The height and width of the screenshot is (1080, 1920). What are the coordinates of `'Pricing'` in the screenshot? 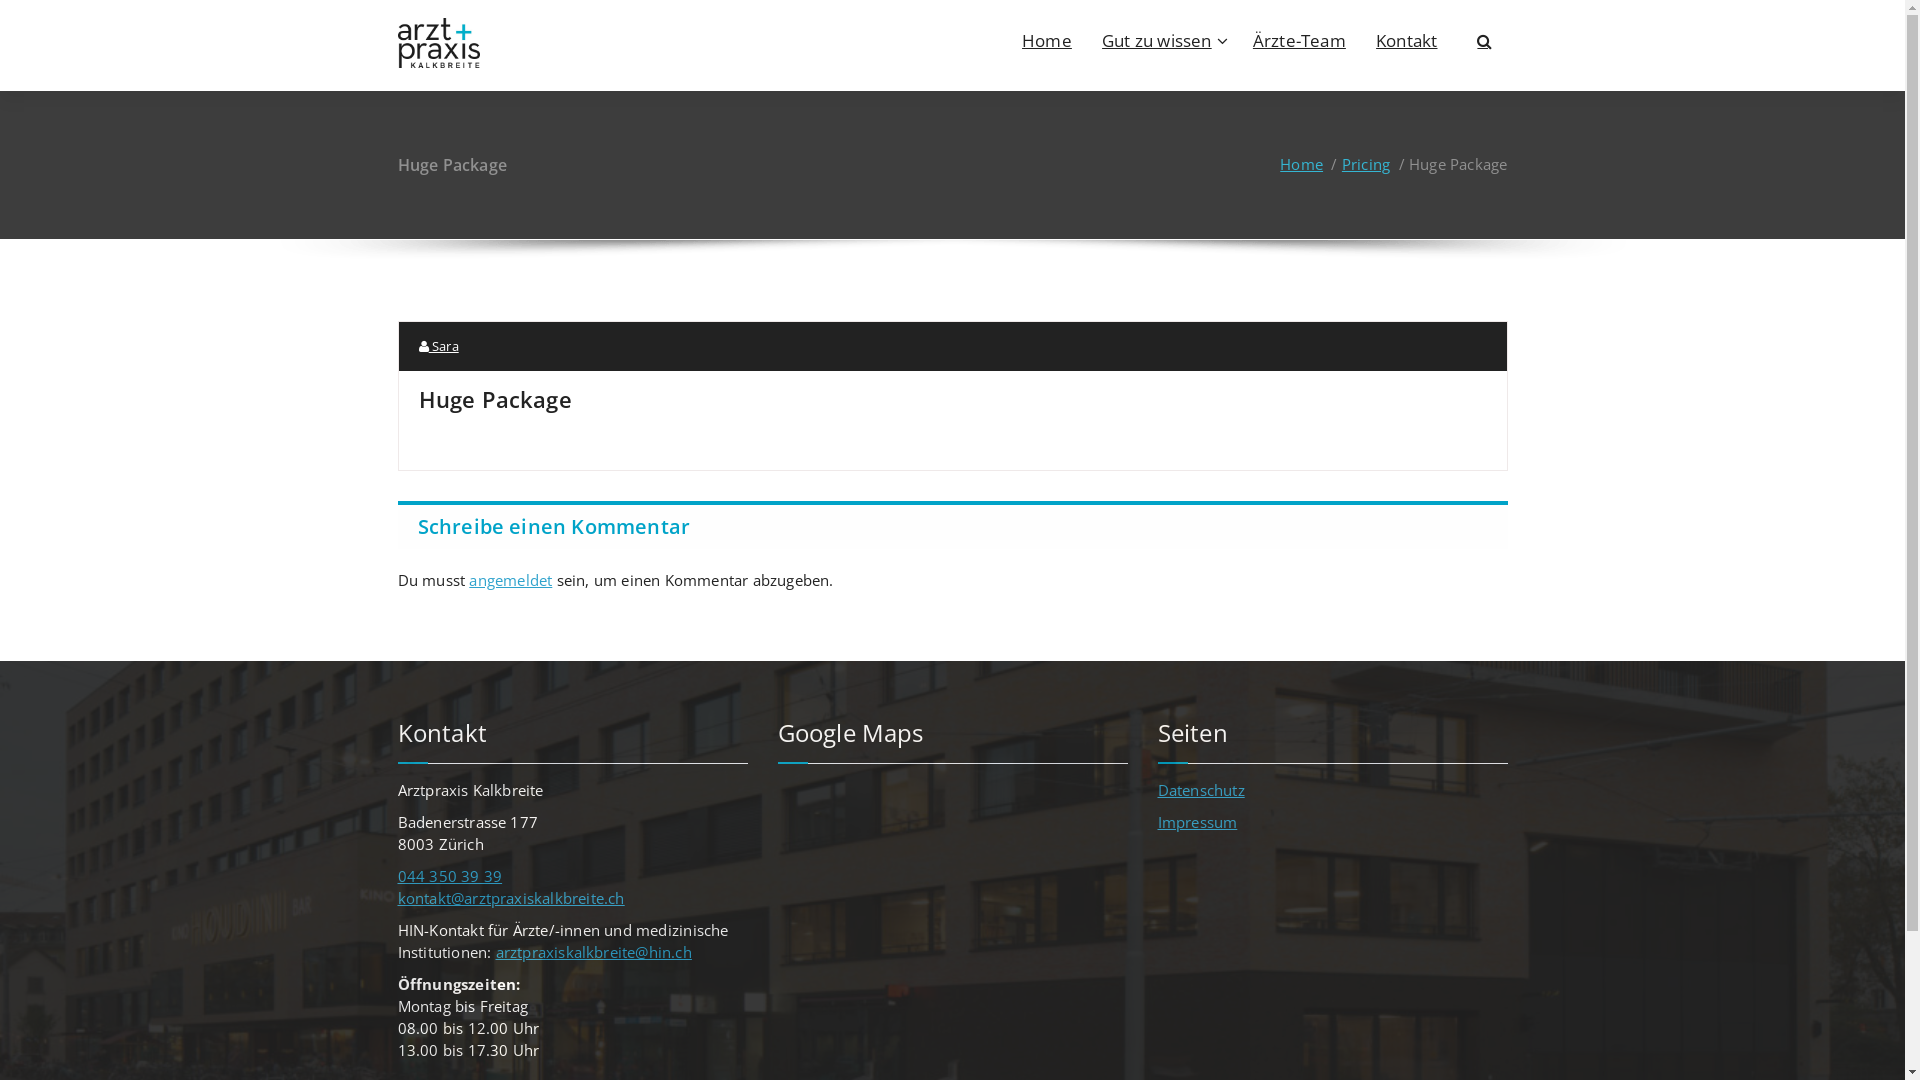 It's located at (1342, 163).